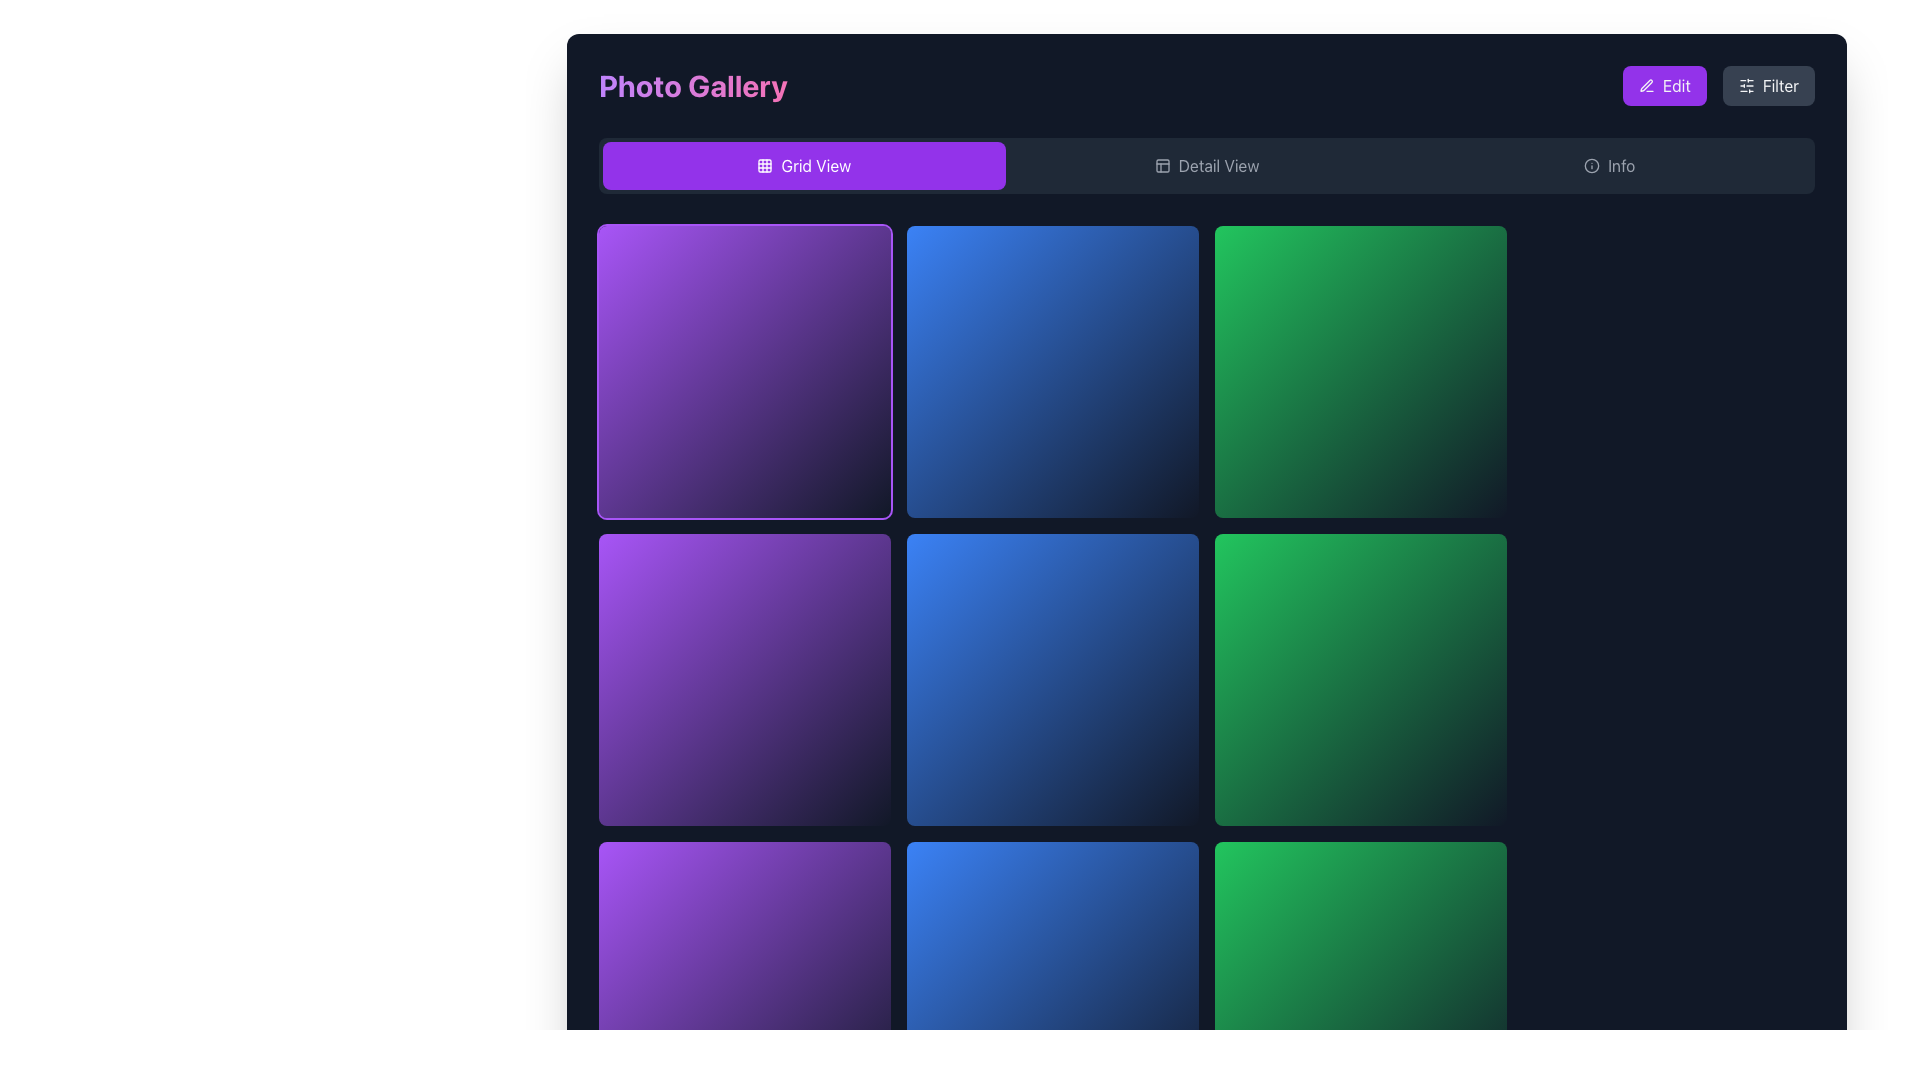  I want to click on the 'Detail View' button in the navigation bar below the 'Photo Gallery' header to switch to the detailed information display of the photo gallery, so click(1205, 164).